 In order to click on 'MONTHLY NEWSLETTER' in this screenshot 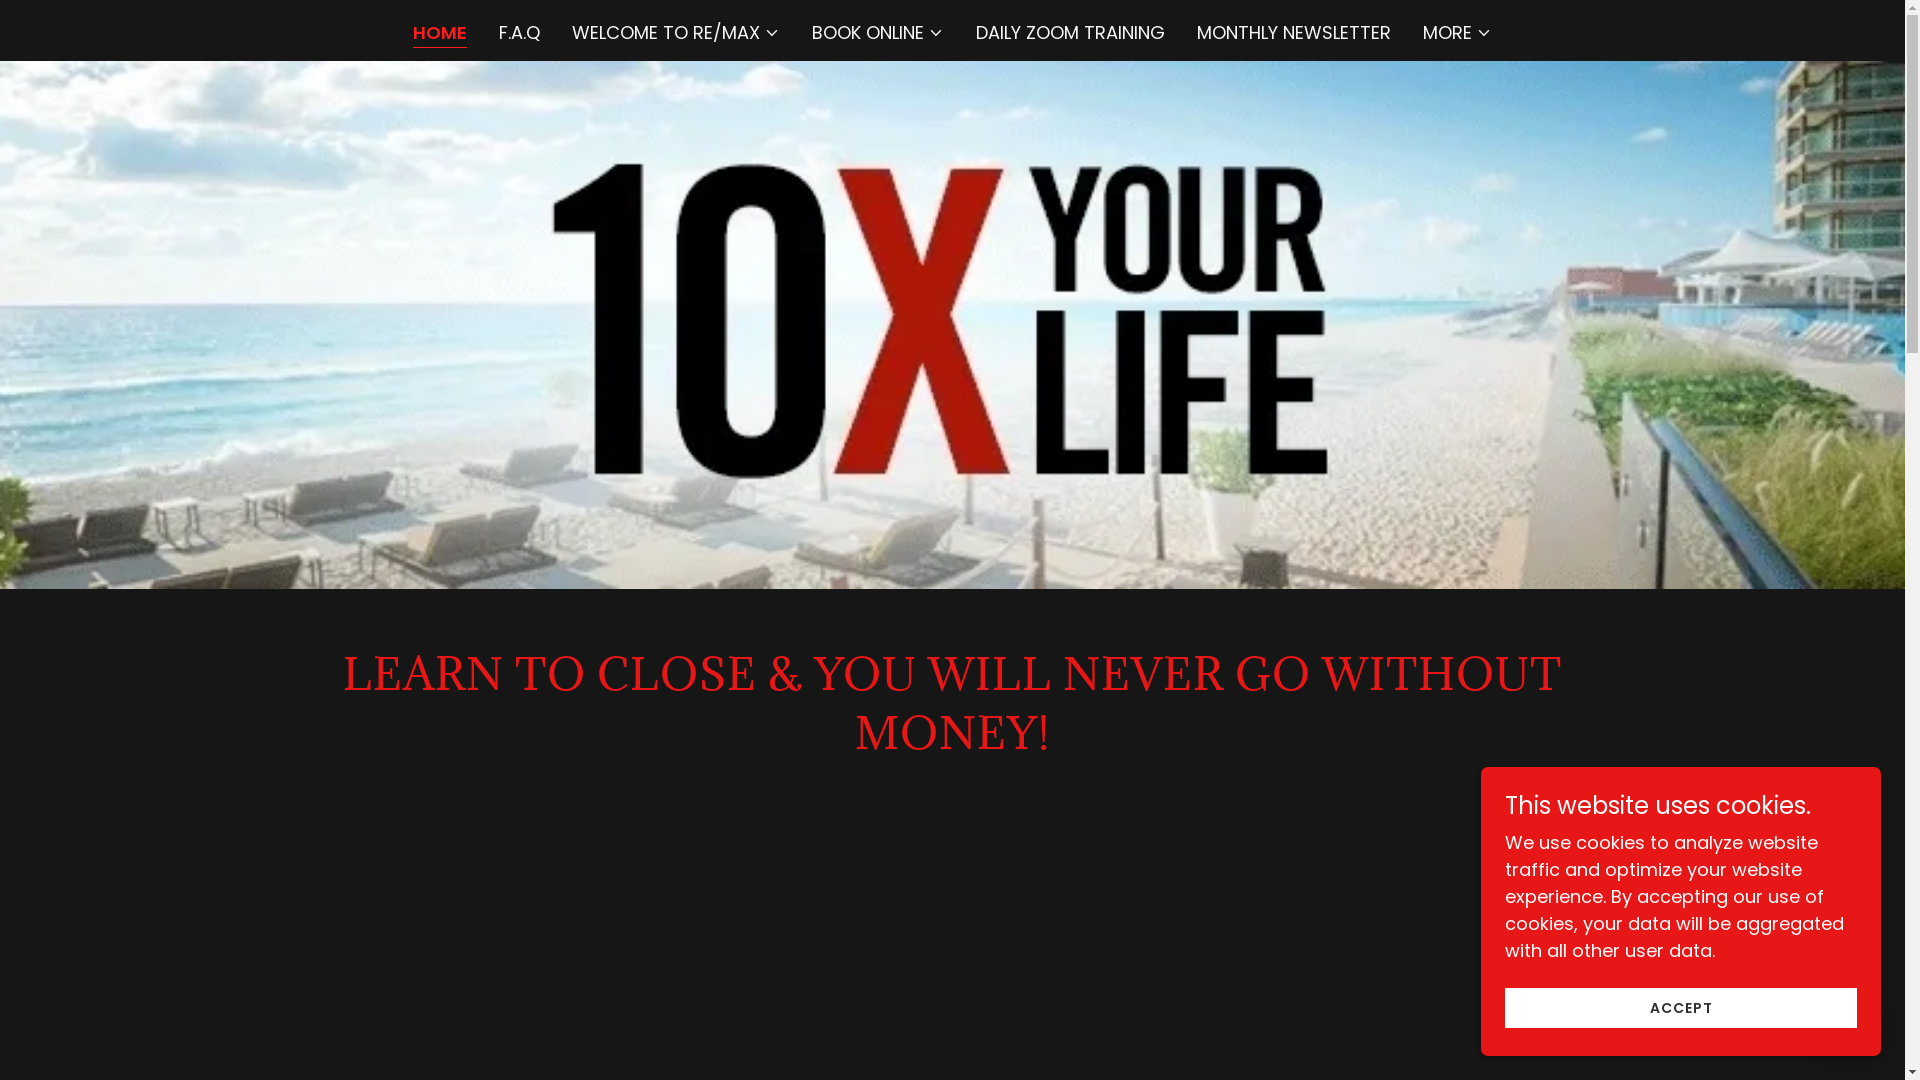, I will do `click(1190, 33)`.